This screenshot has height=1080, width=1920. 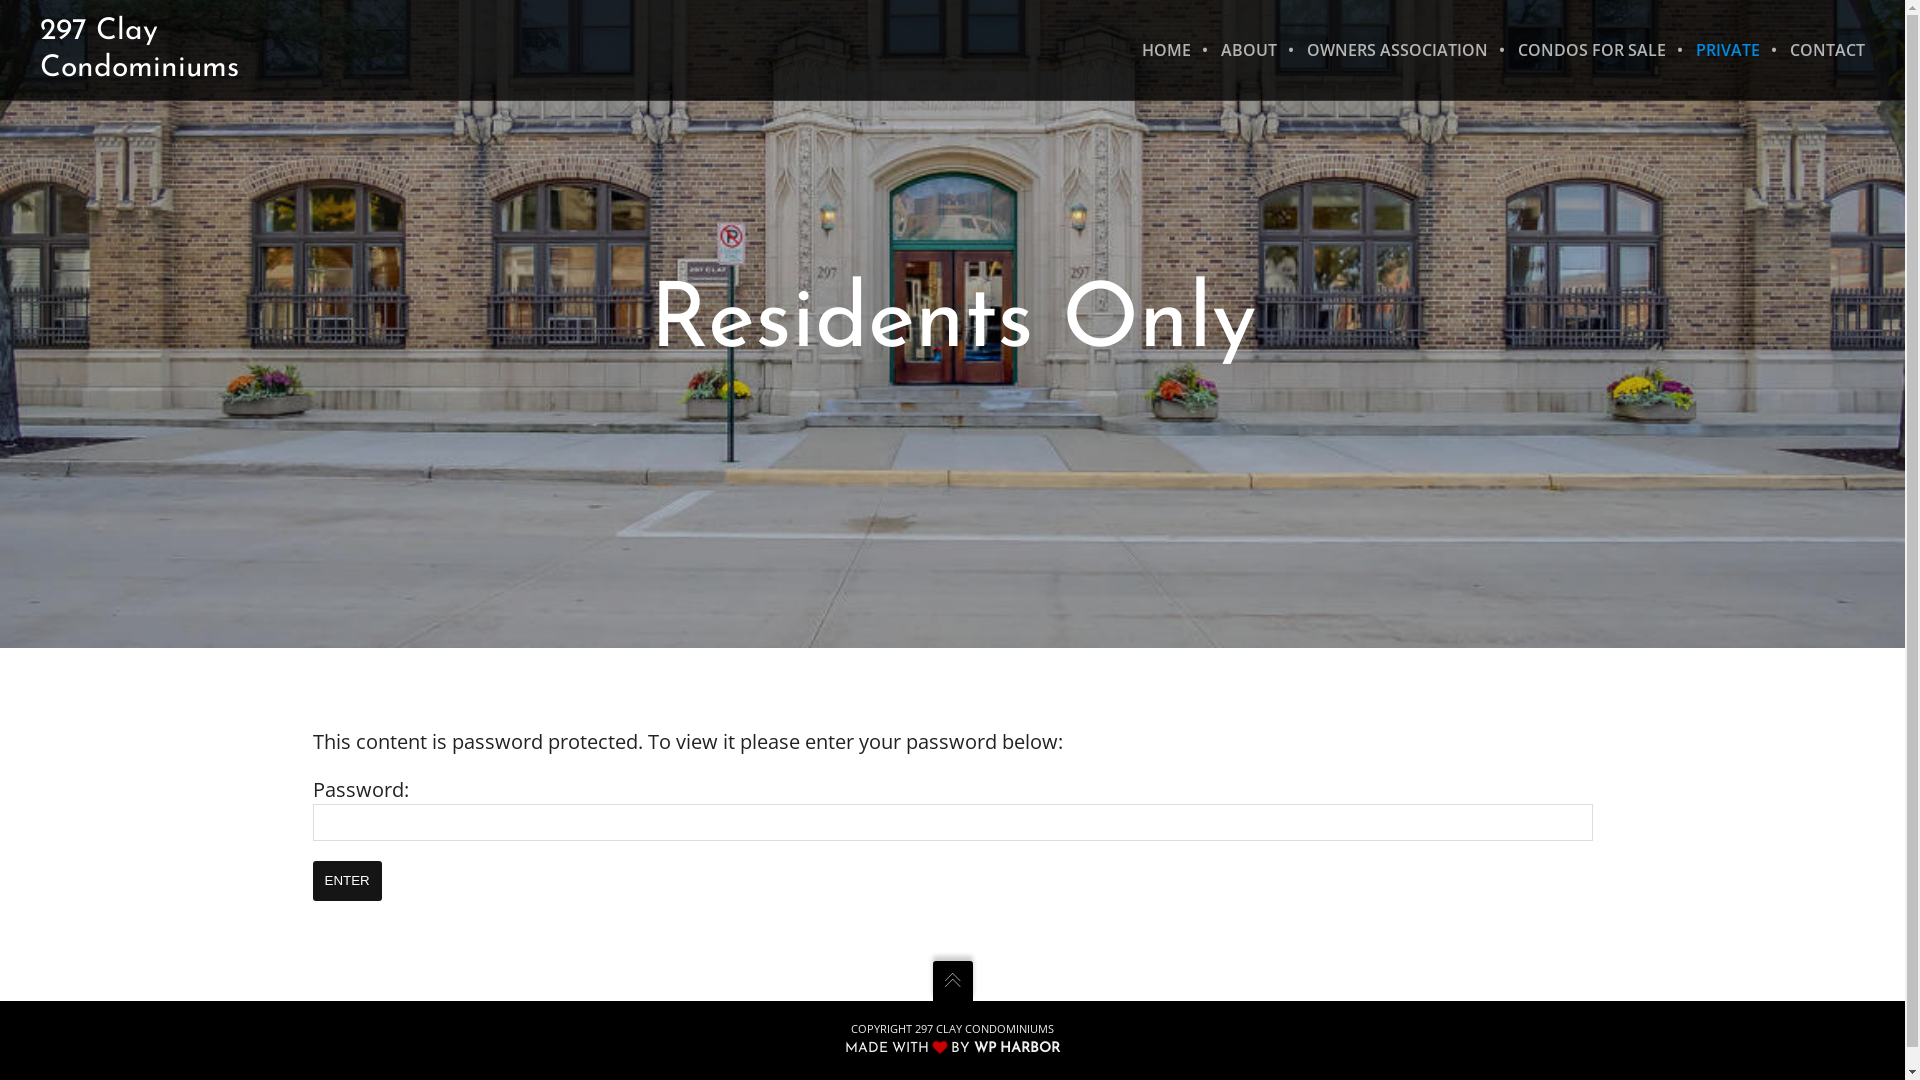 I want to click on 'PRIVATE', so click(x=1727, y=49).